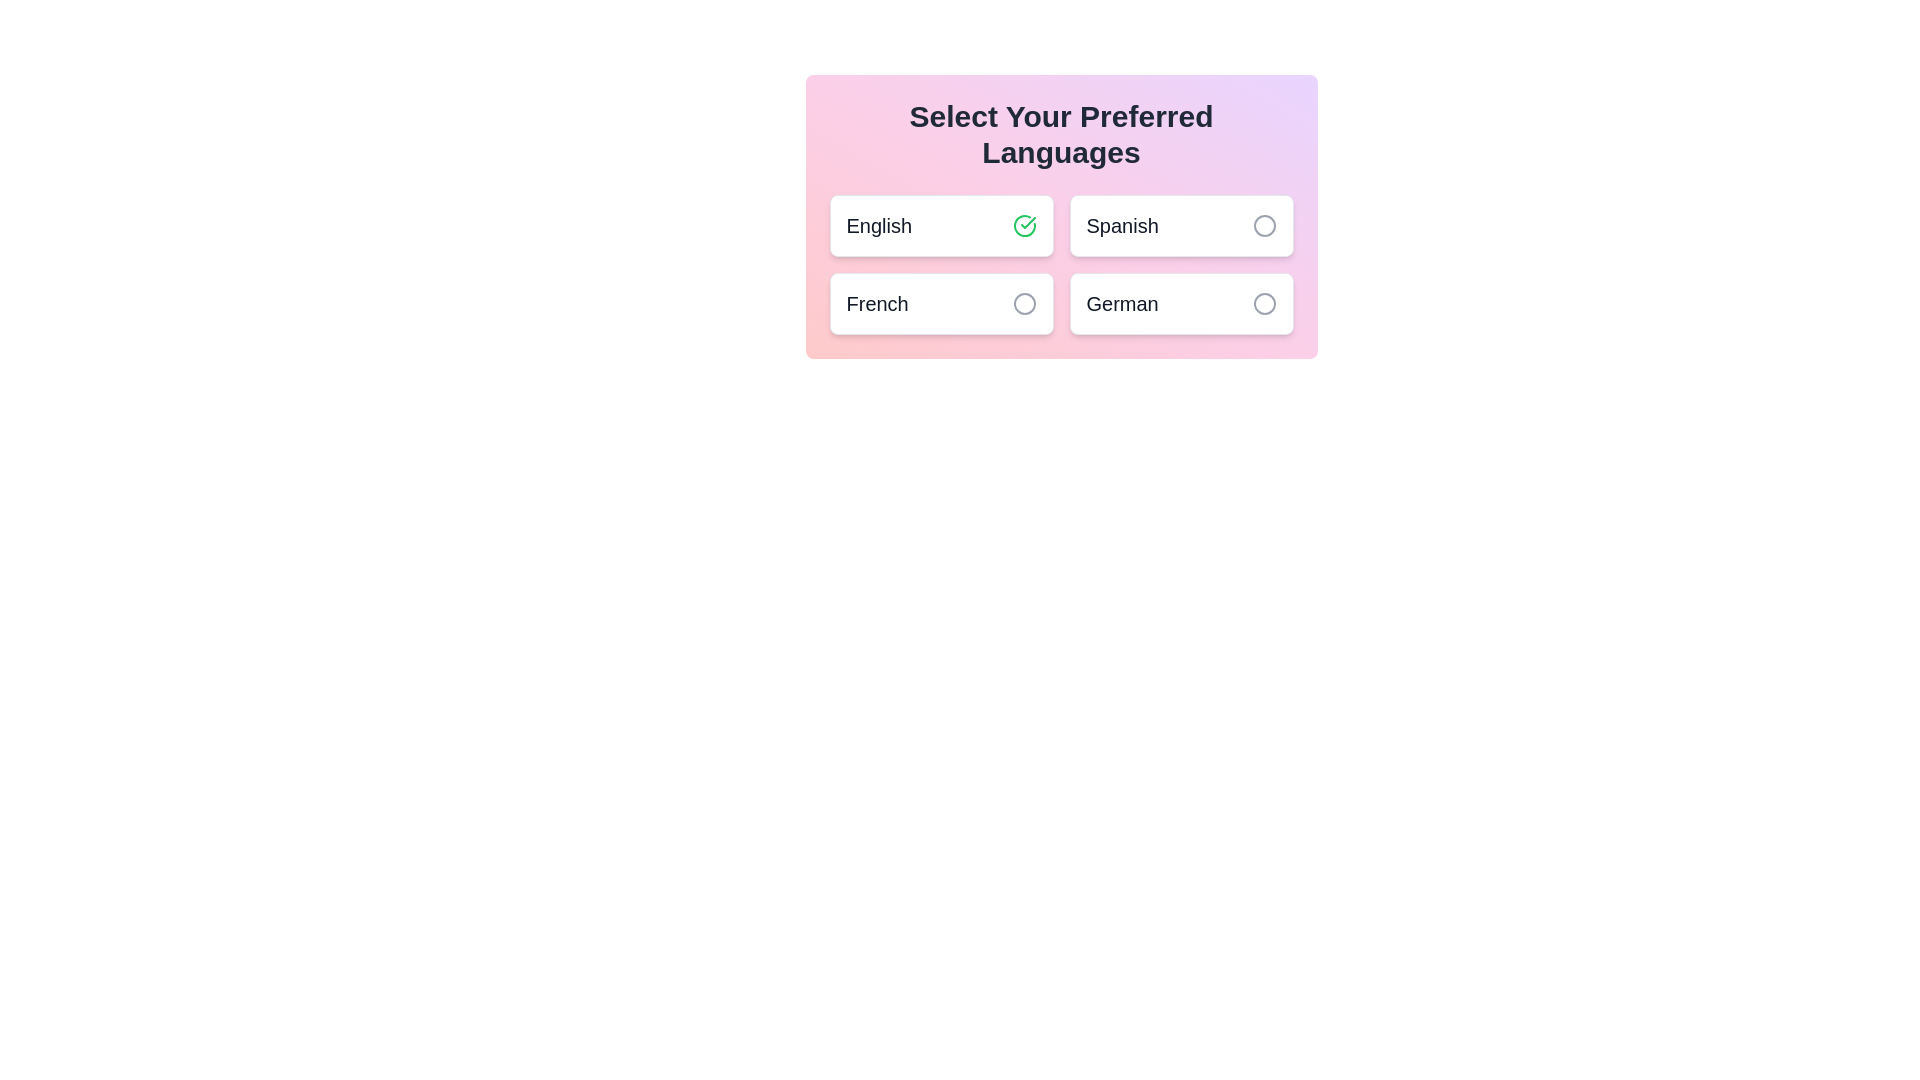 The image size is (1920, 1080). I want to click on the language Spanish by clicking its associated button, so click(1263, 225).